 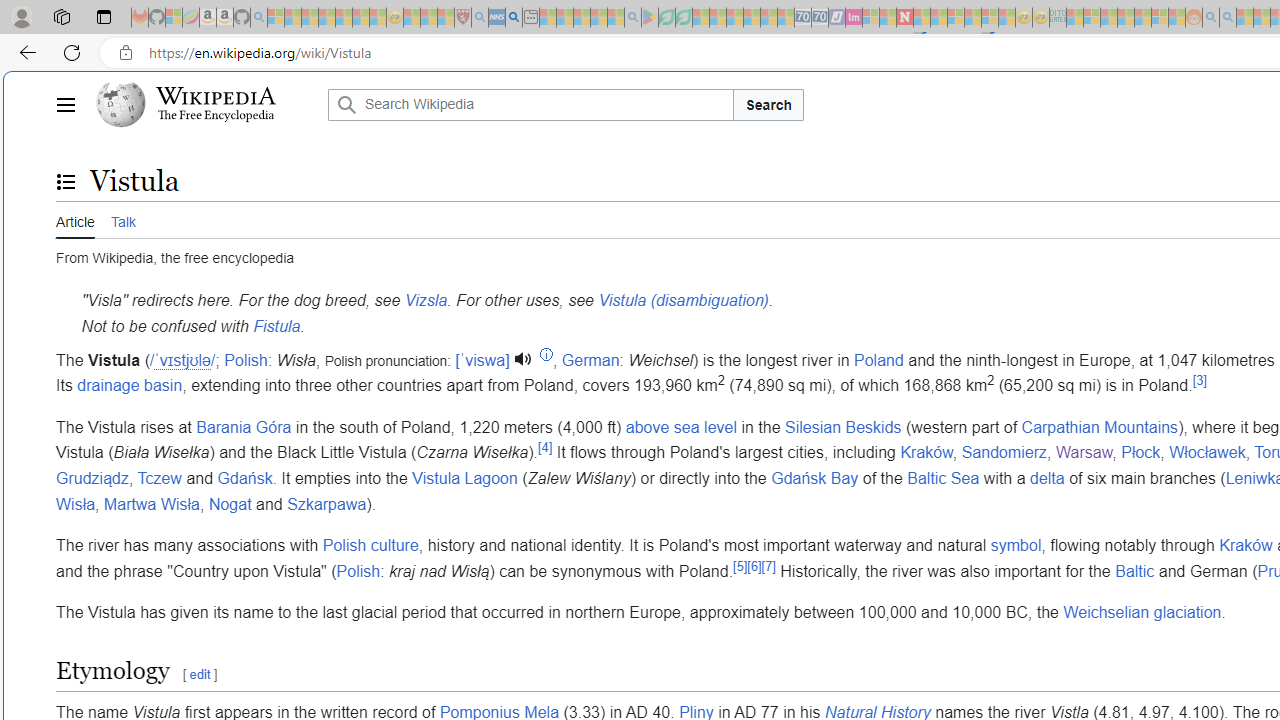 I want to click on 'Terms of Use Agreement - Sleeping', so click(x=666, y=17).